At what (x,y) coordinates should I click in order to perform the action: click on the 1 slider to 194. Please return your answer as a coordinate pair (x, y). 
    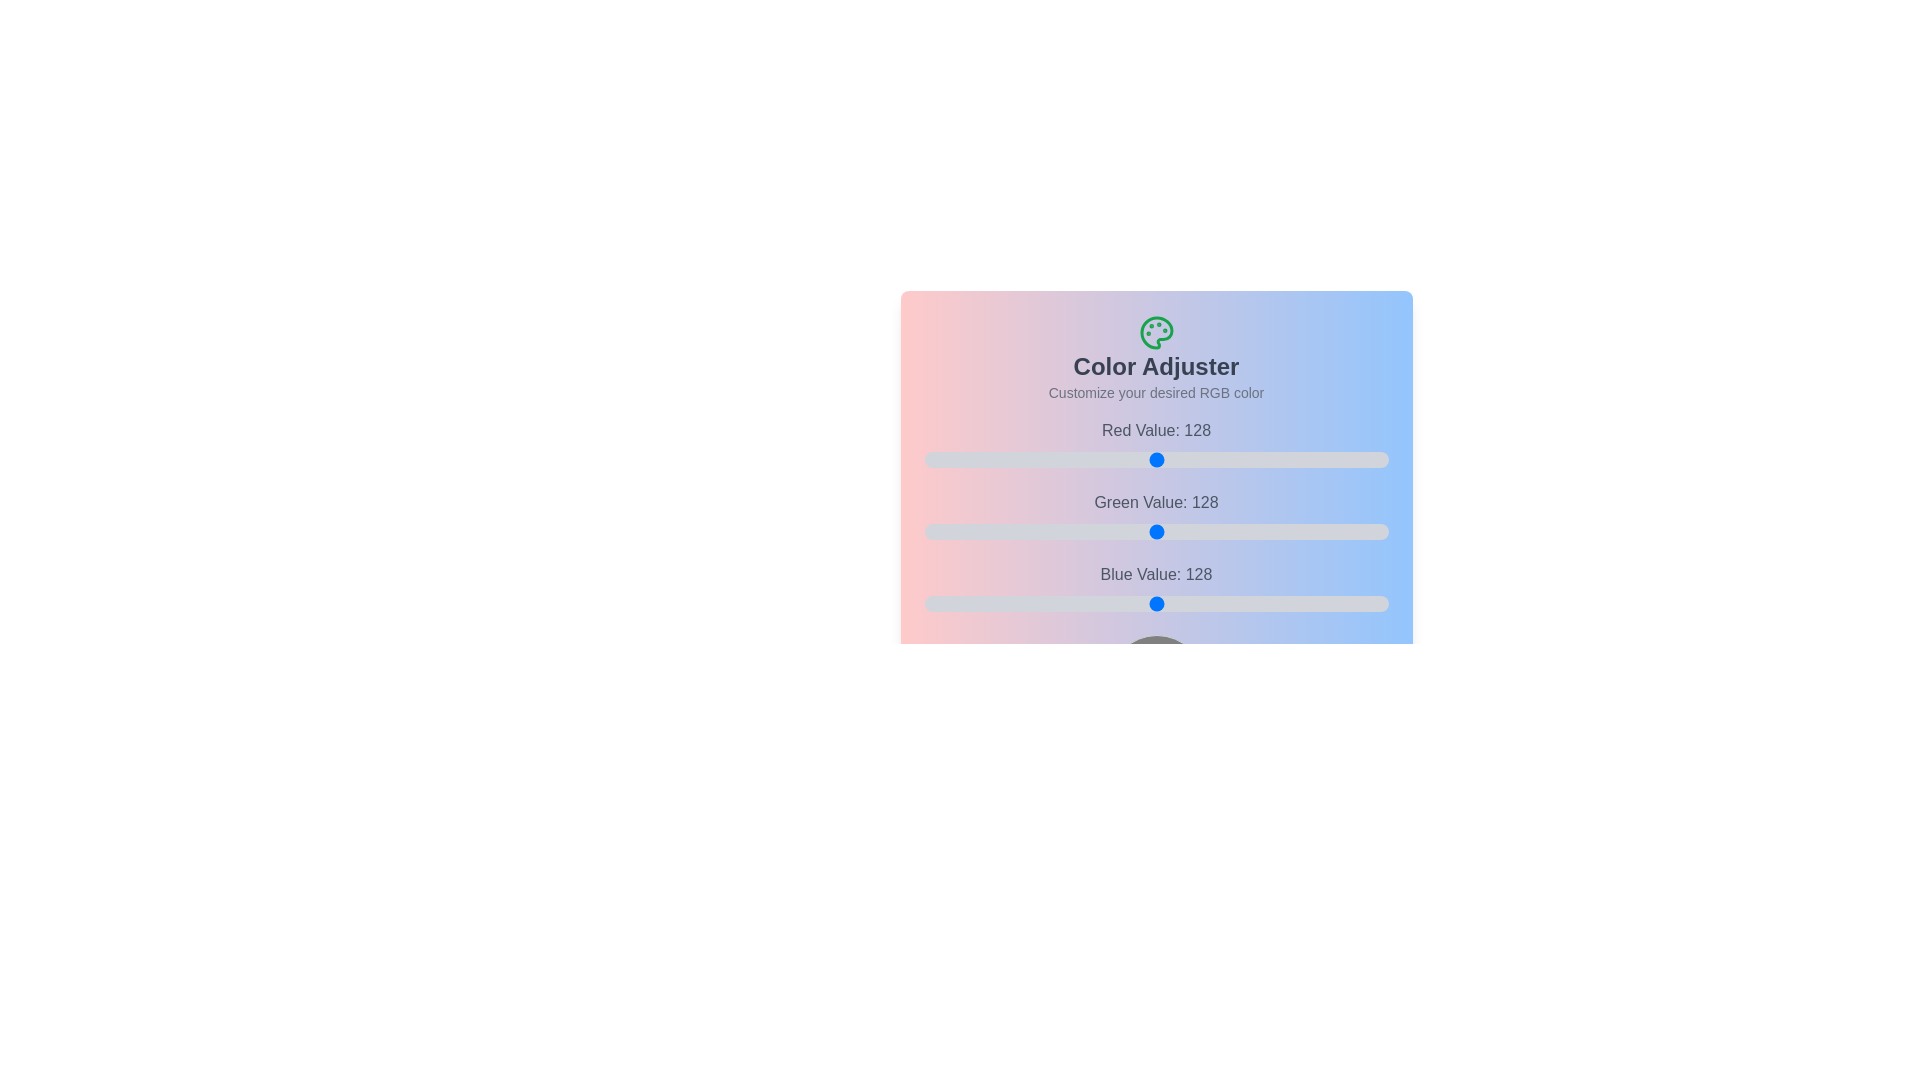
    Looking at the image, I should click on (1333, 531).